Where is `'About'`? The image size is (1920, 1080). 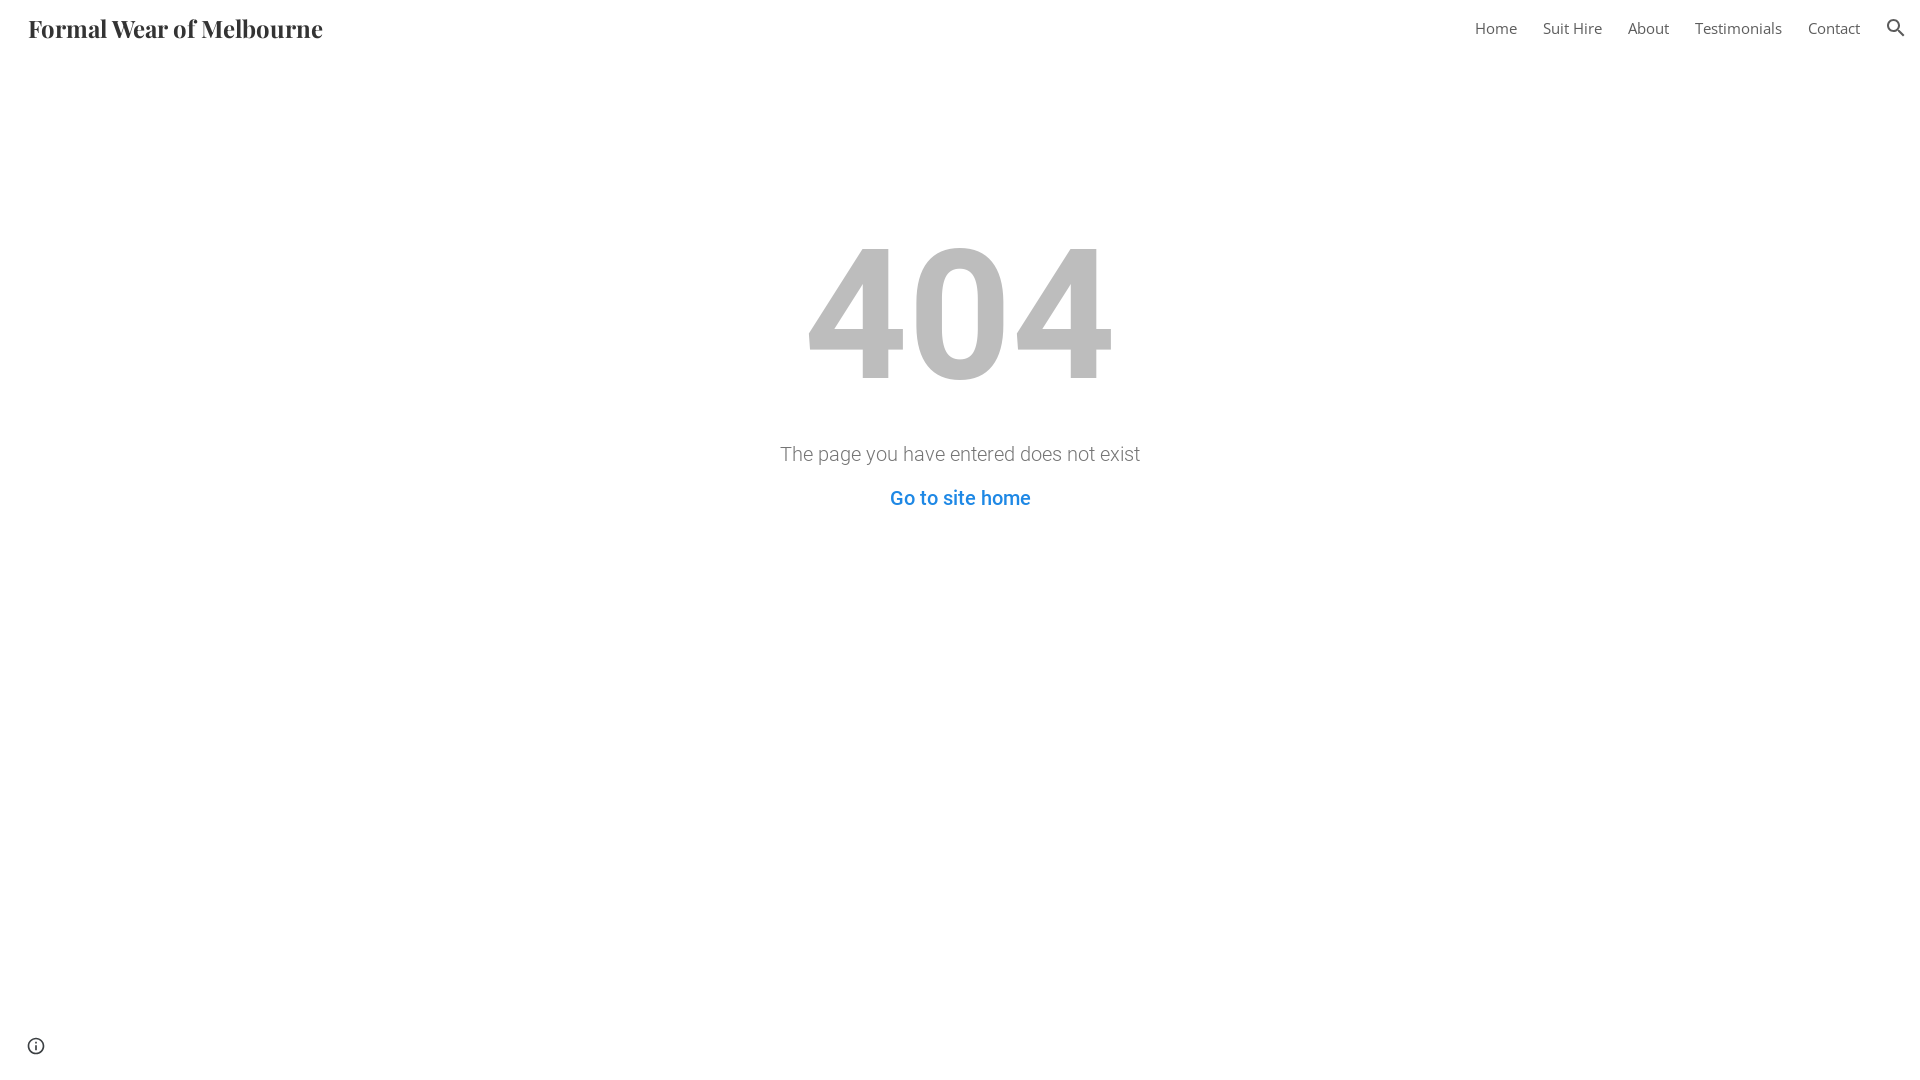 'About' is located at coordinates (1627, 27).